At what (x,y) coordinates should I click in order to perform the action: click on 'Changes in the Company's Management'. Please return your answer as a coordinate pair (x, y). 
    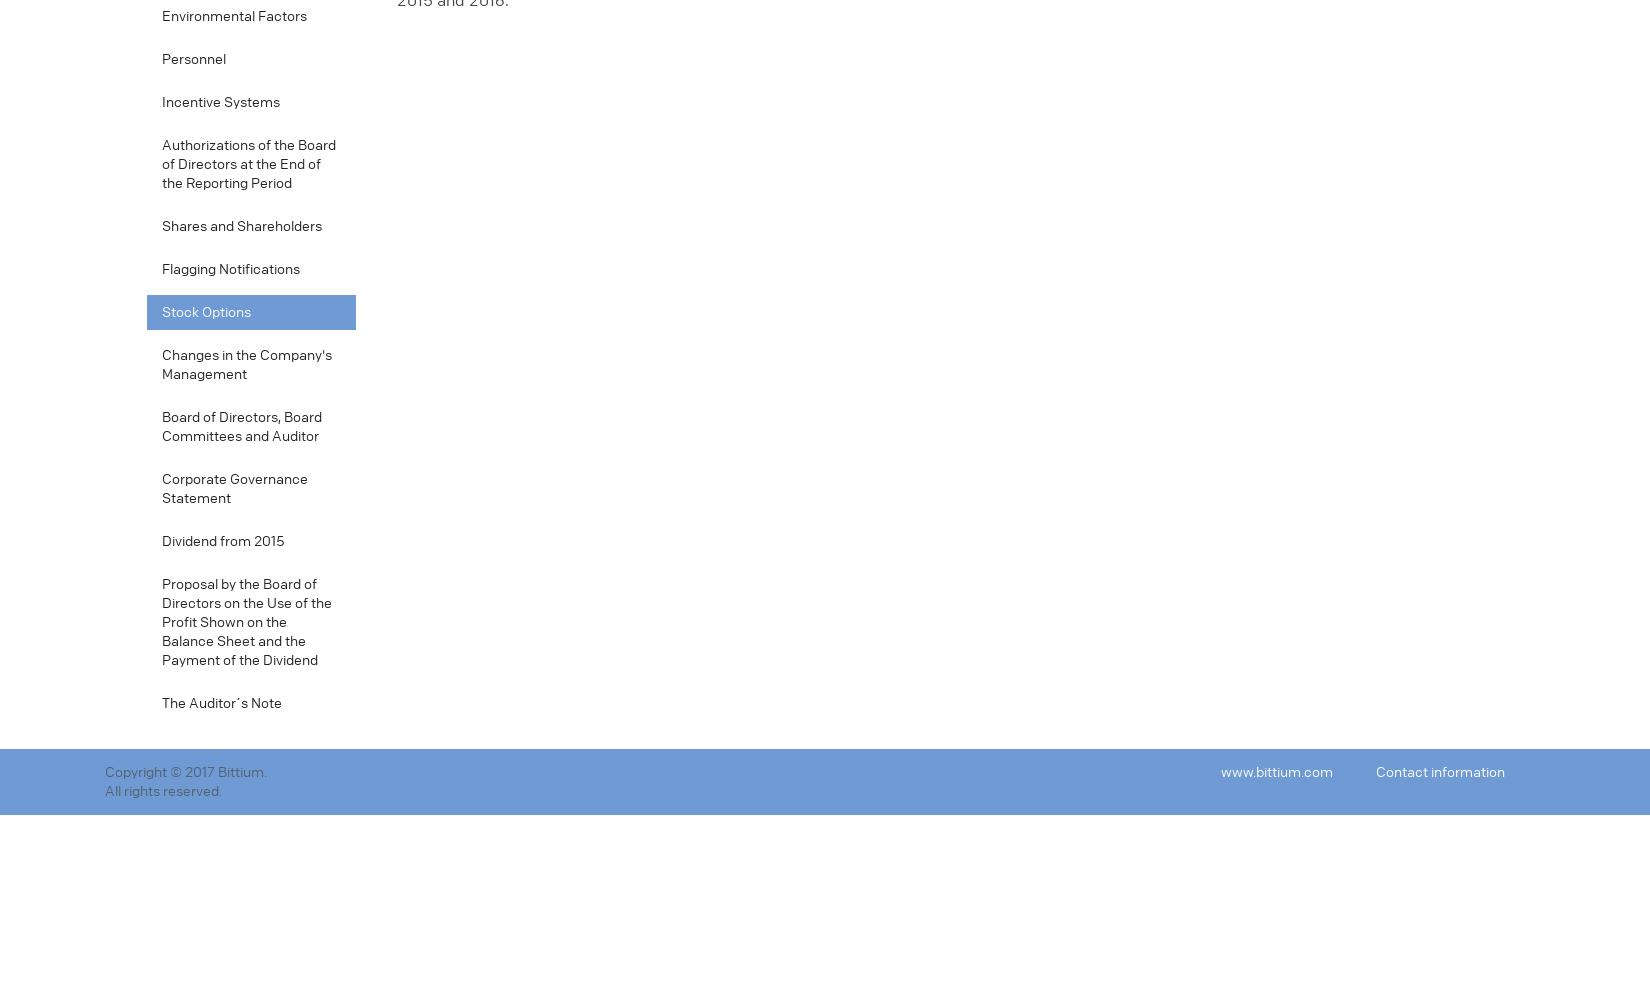
    Looking at the image, I should click on (246, 364).